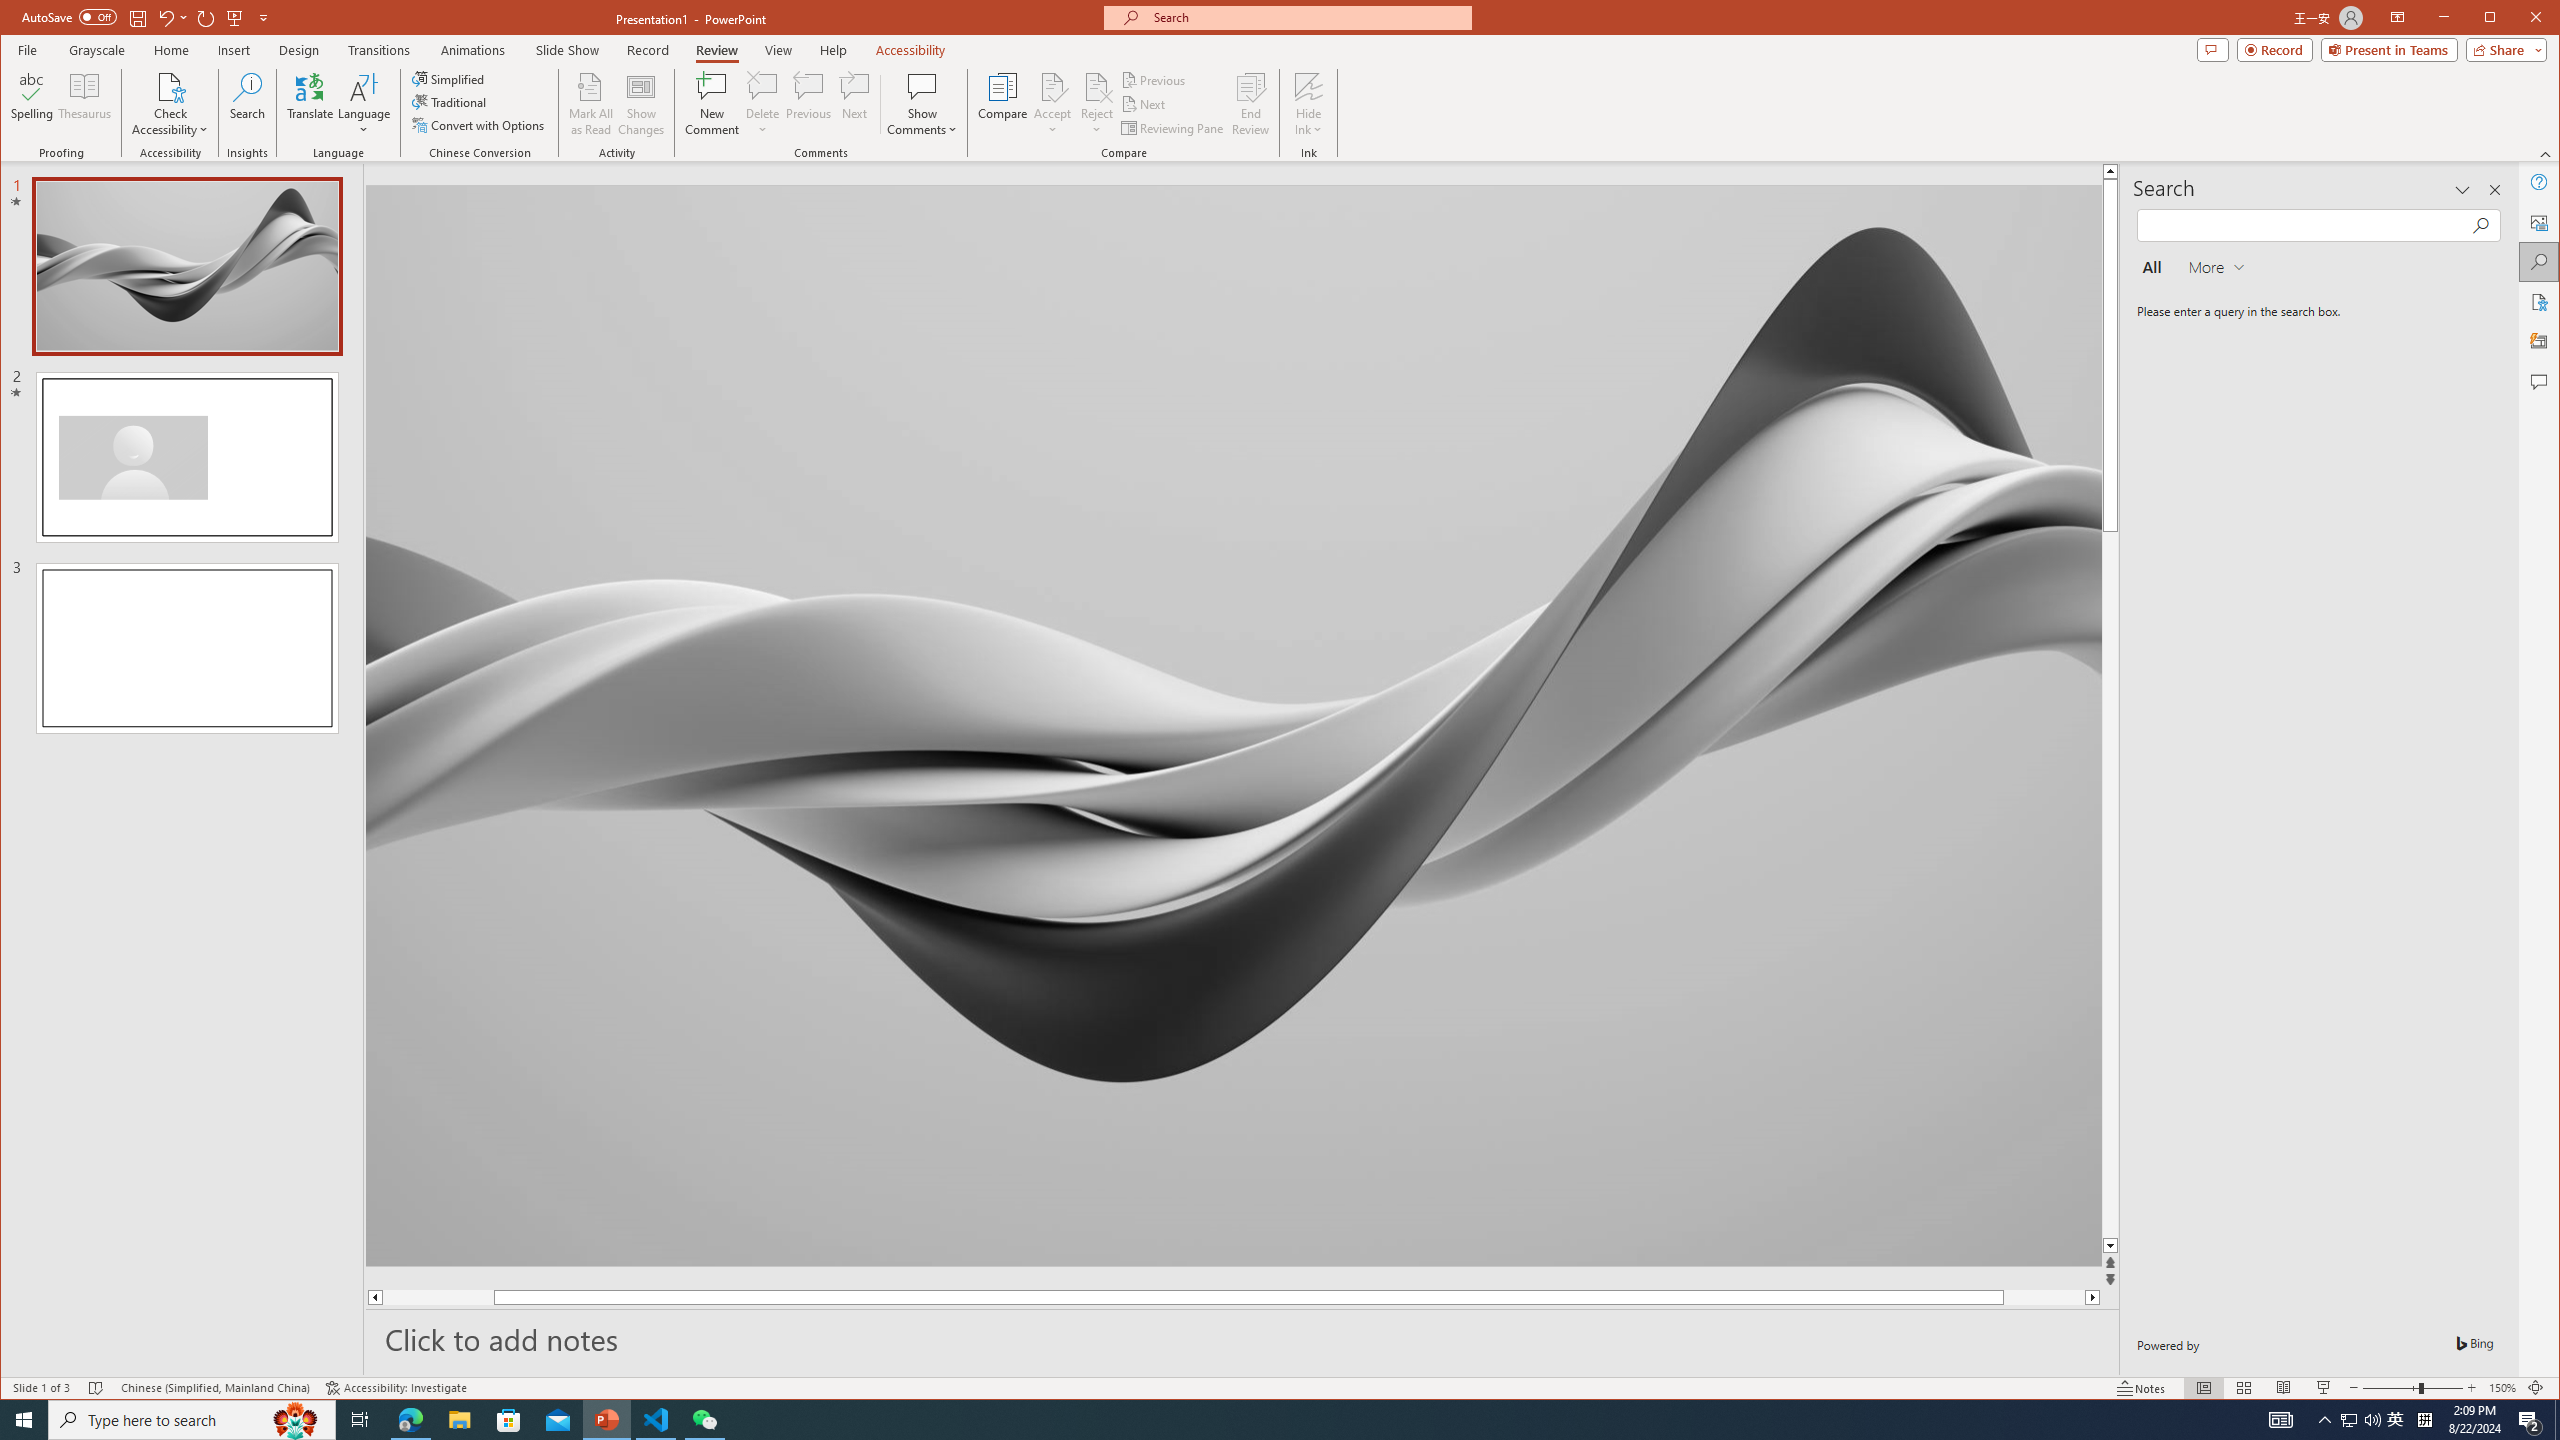 Image resolution: width=2560 pixels, height=1440 pixels. I want to click on 'Compare', so click(1002, 103).